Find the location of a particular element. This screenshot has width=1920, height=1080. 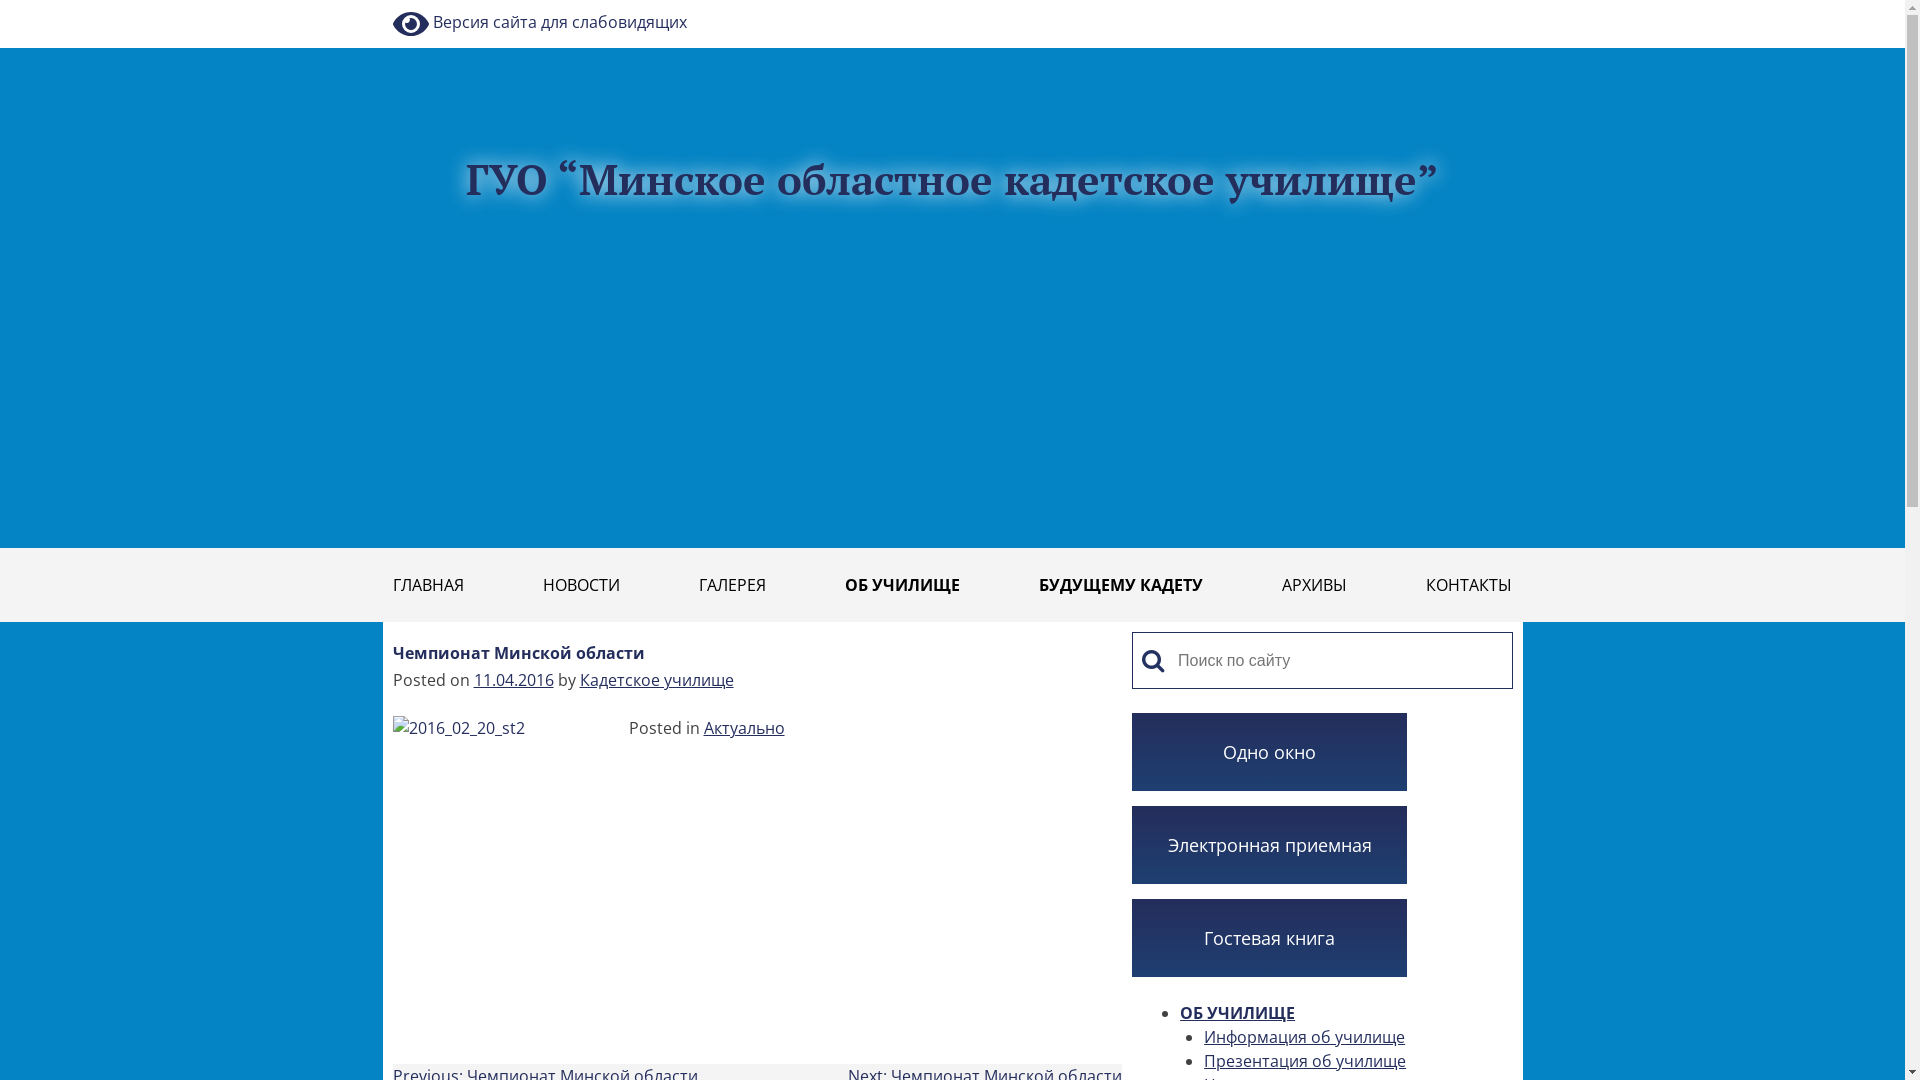

'11.04.2016' is located at coordinates (513, 678).